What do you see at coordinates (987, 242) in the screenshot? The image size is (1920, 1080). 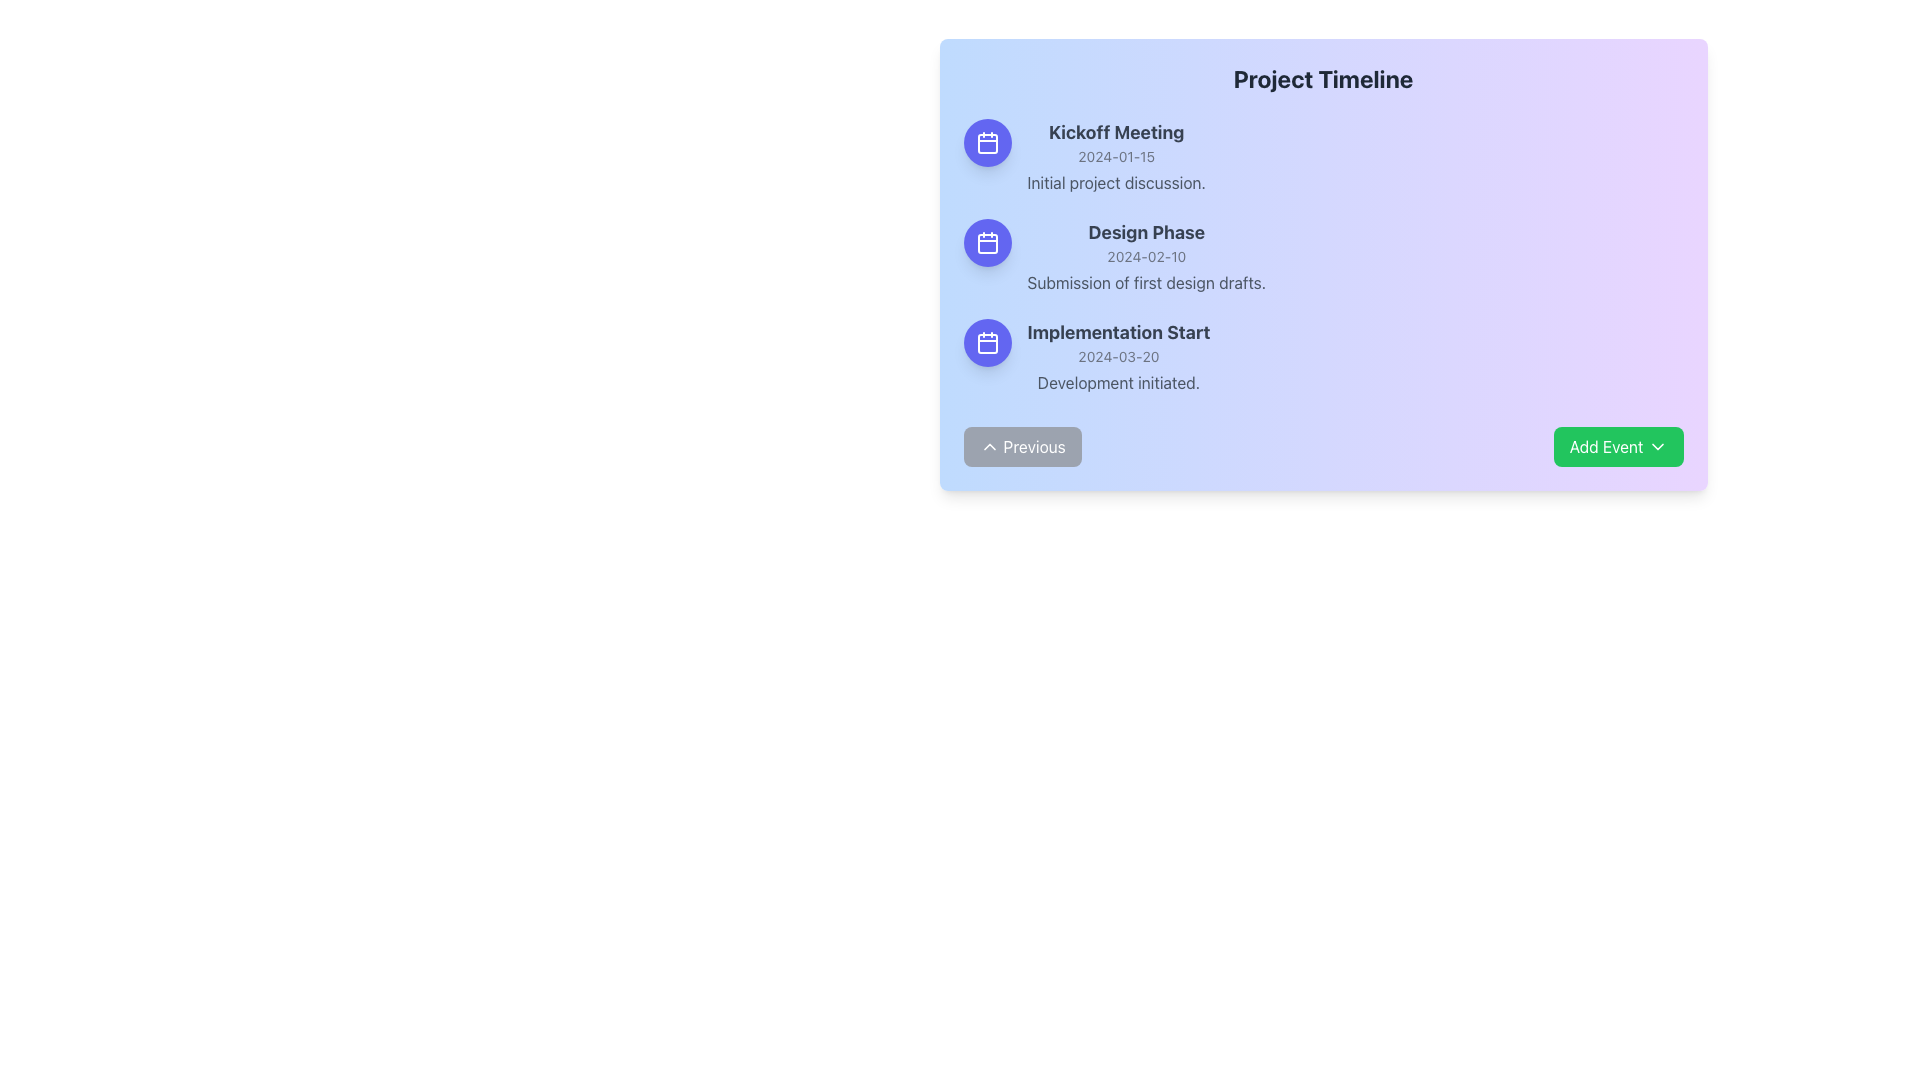 I see `the calendar icon that represents the 'Design Phase' entry in the project timeline, located to the left of the title 'Design Phase'` at bounding box center [987, 242].